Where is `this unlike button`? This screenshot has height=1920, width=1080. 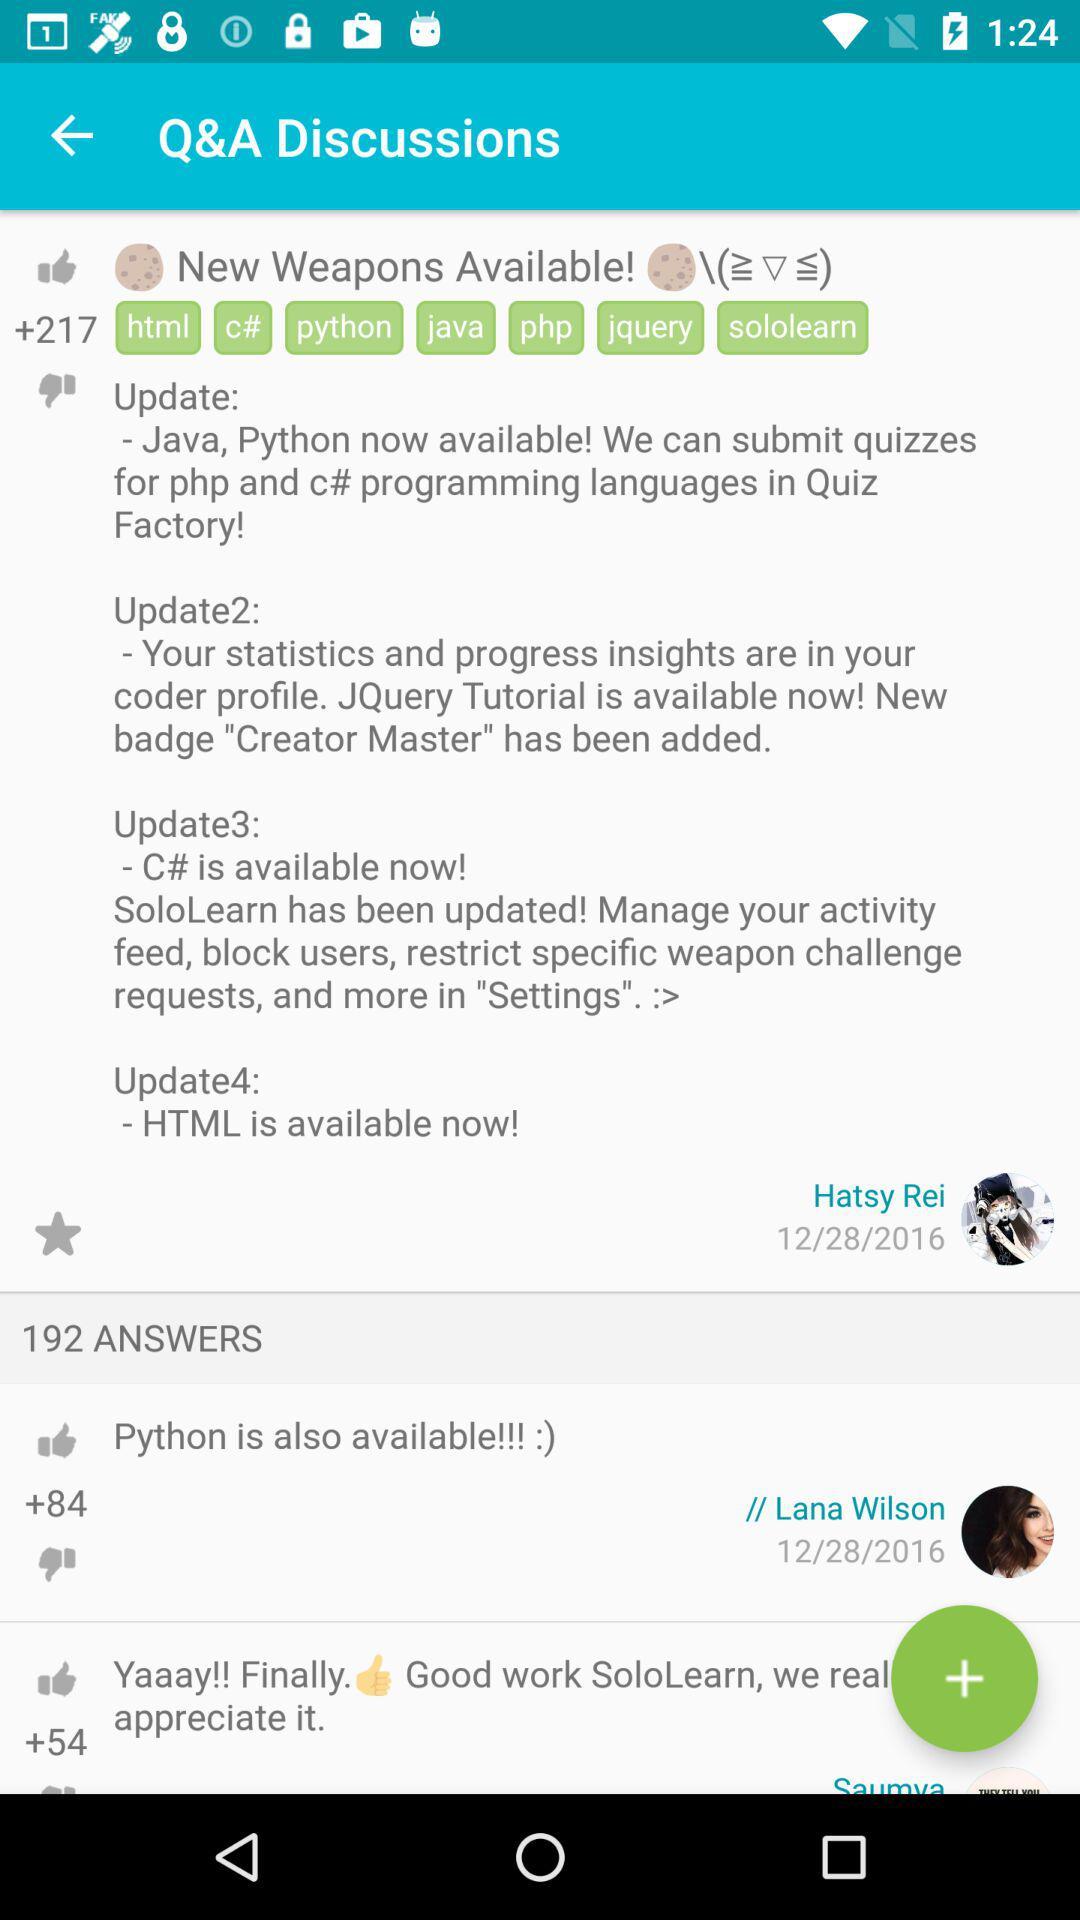
this unlike button is located at coordinates (55, 1563).